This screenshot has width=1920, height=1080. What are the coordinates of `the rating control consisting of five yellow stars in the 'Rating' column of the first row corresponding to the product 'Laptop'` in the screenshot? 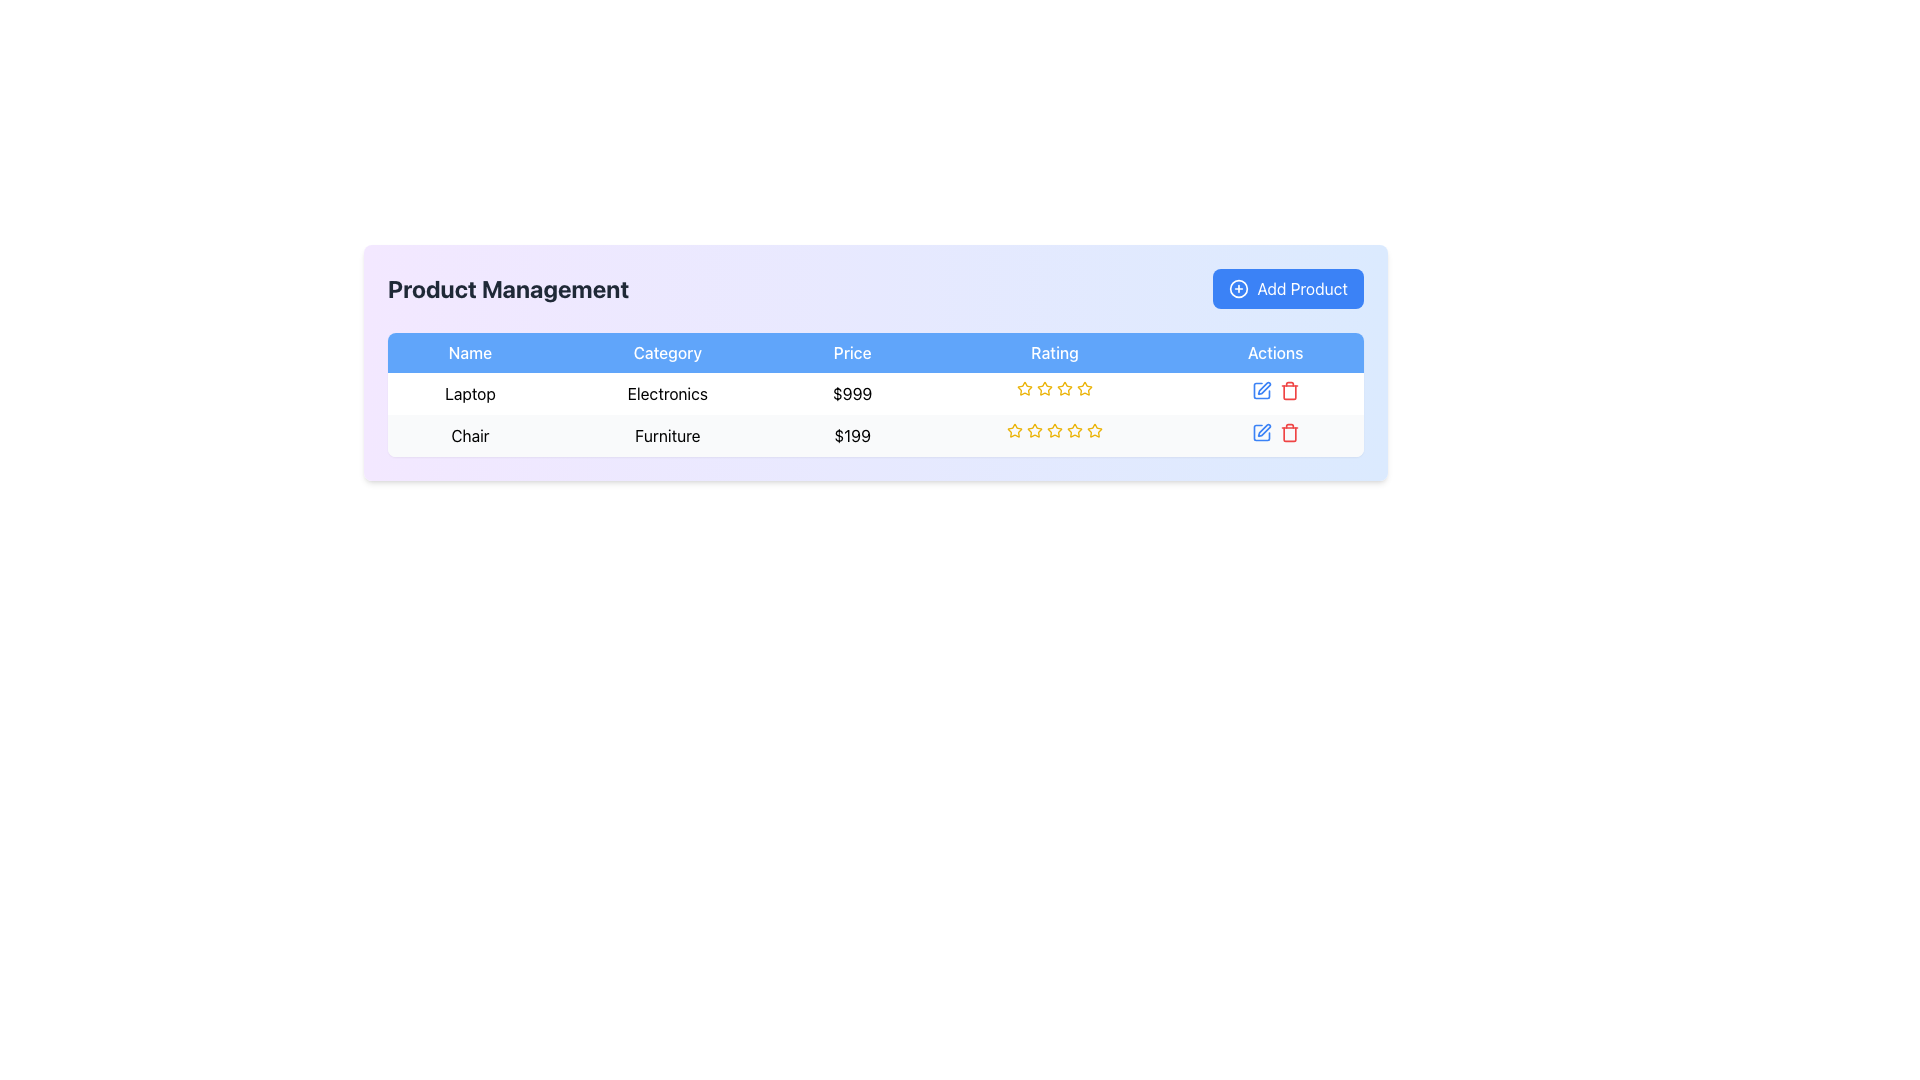 It's located at (1054, 389).